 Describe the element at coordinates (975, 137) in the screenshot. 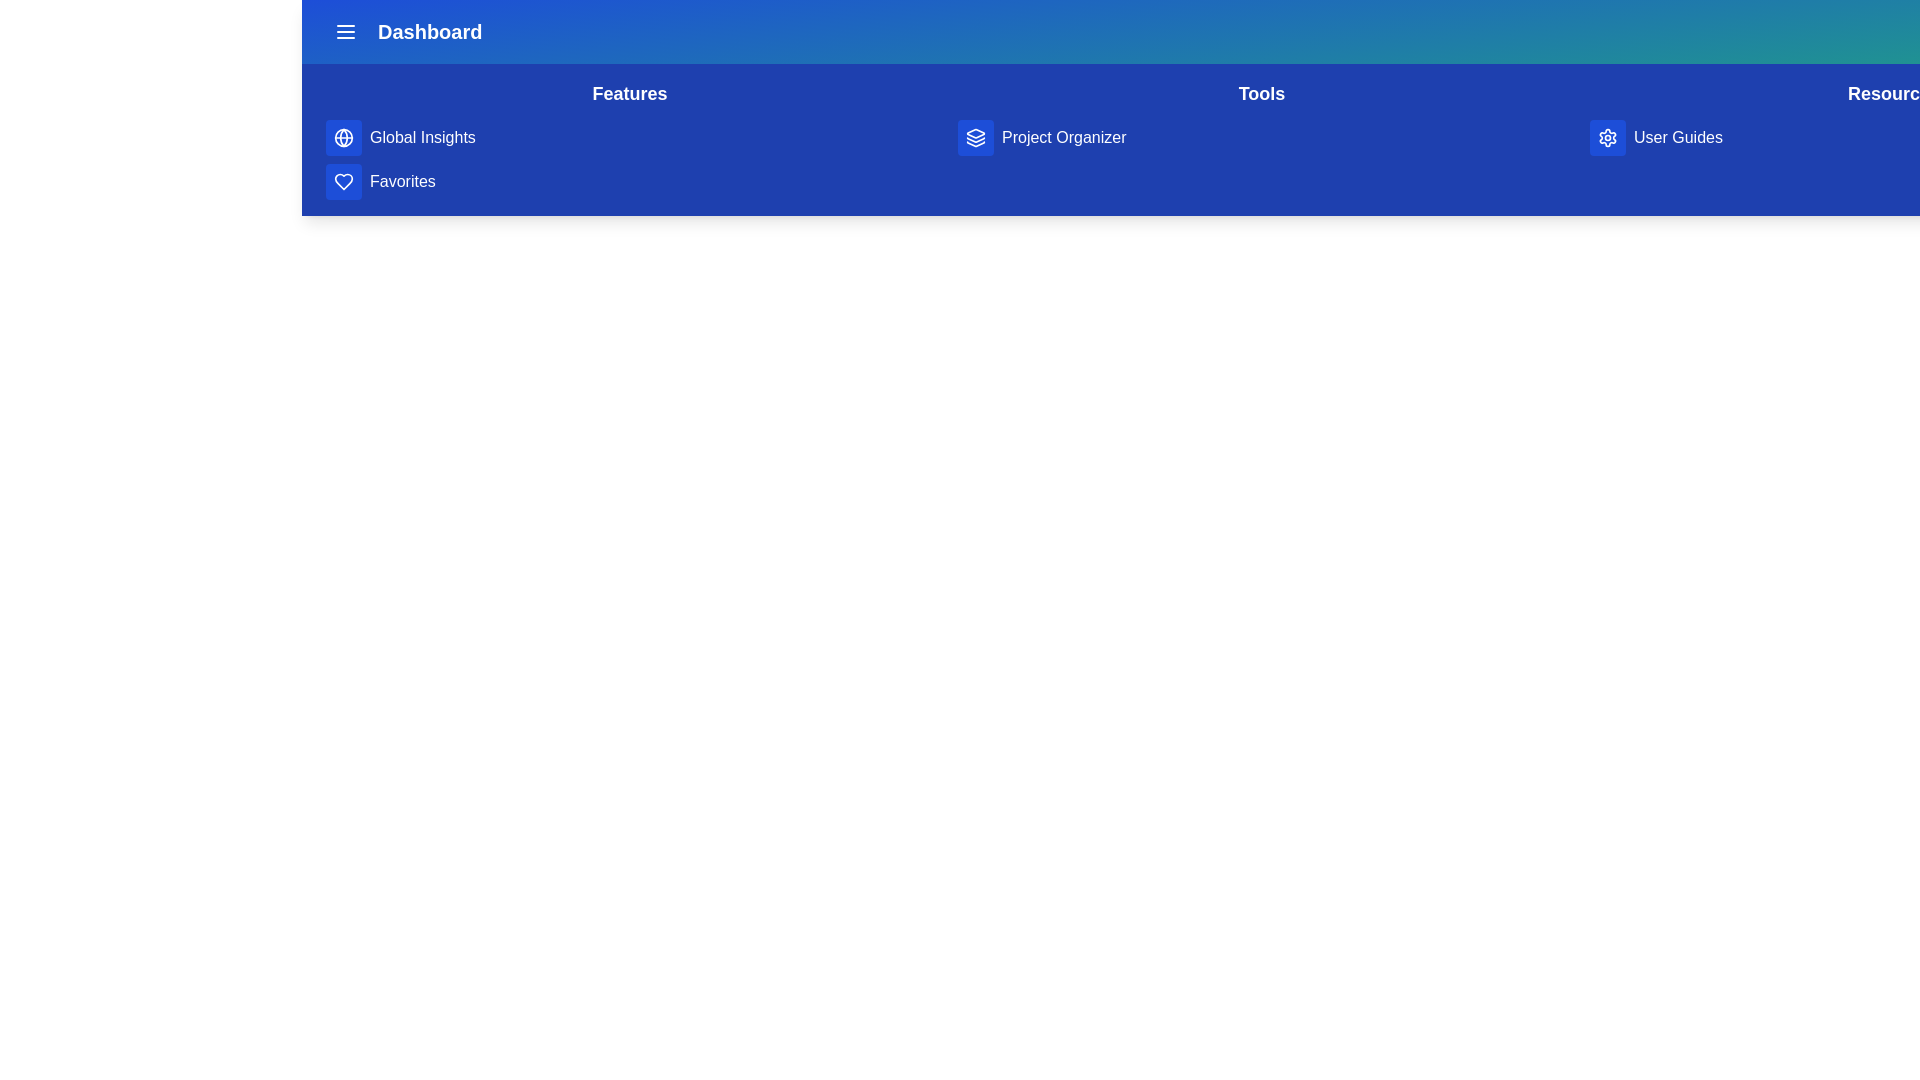

I see `the interactive button located in the top navigation bar, which is positioned to the left of the 'Project Organizer' text, to receive visual feedback` at that location.